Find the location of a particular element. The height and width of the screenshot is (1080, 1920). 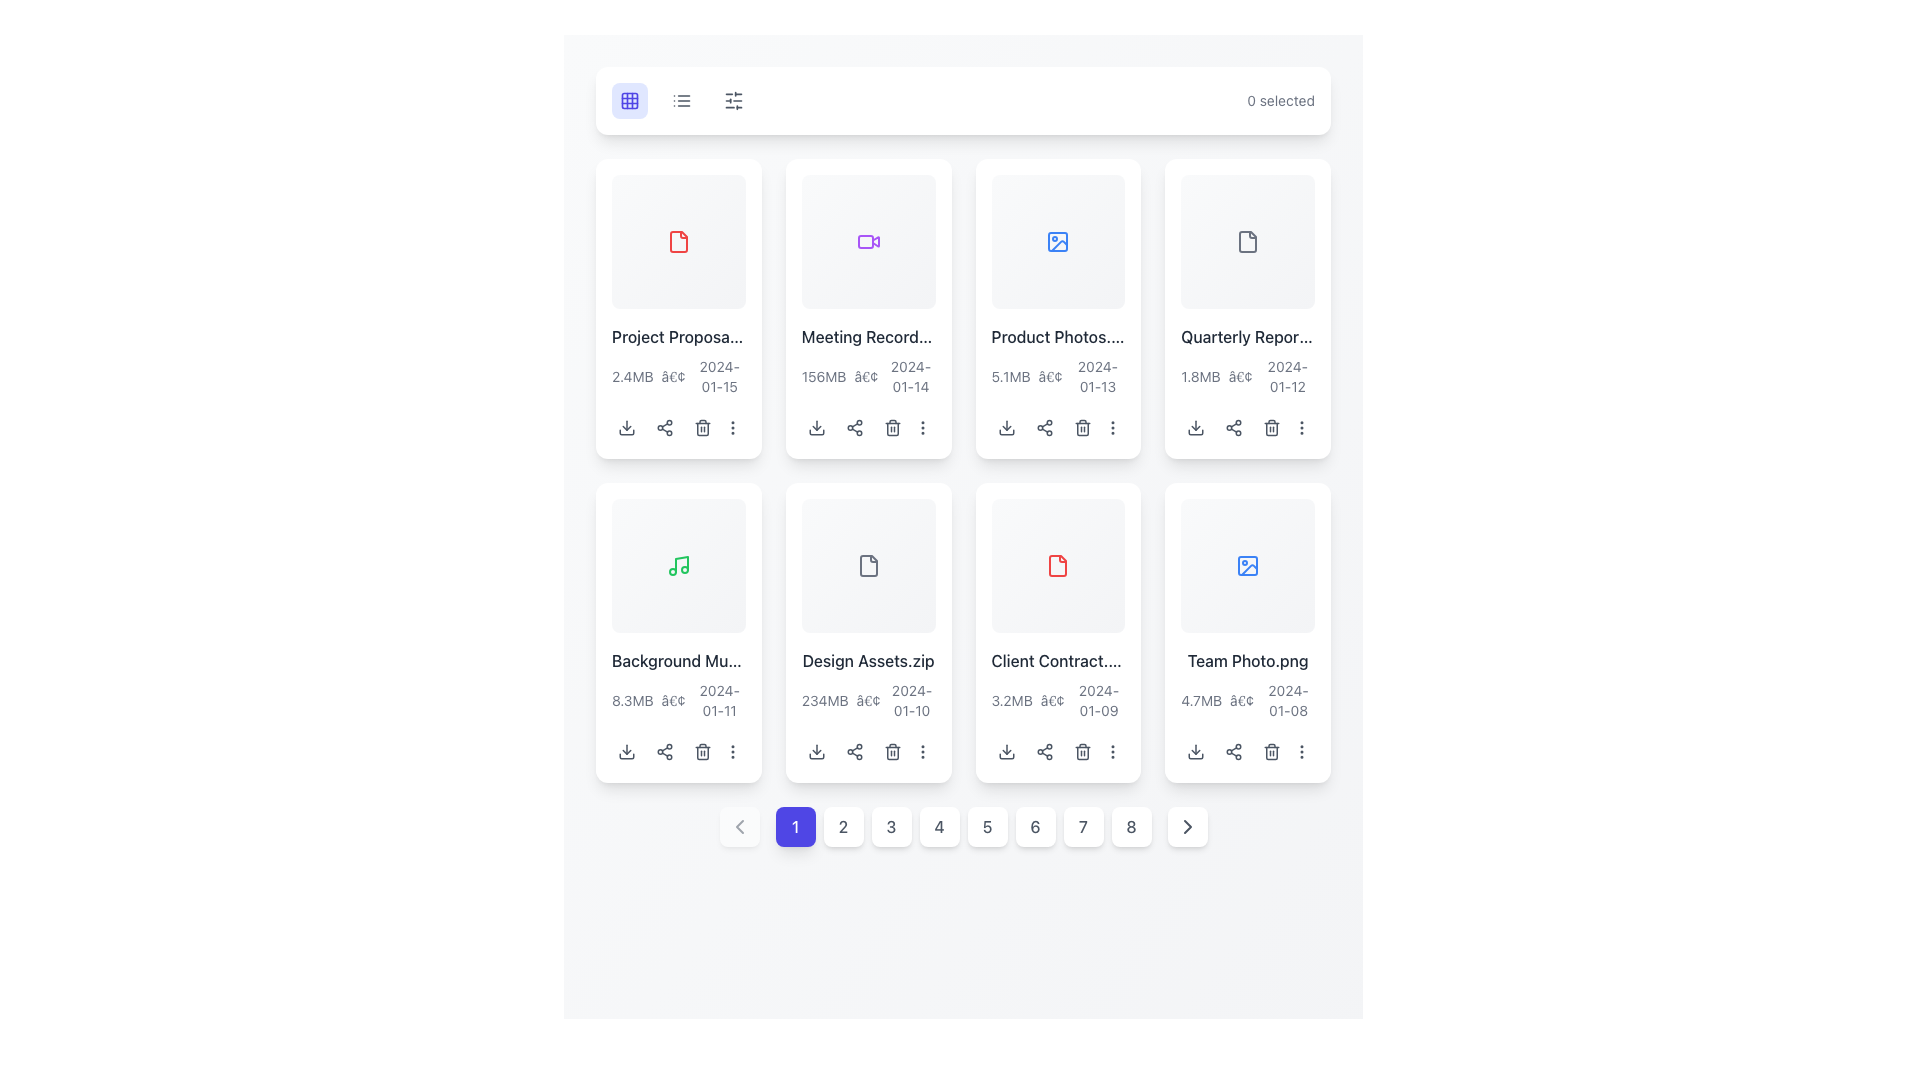

the red-highlighted PDF file icon located is located at coordinates (1057, 565).